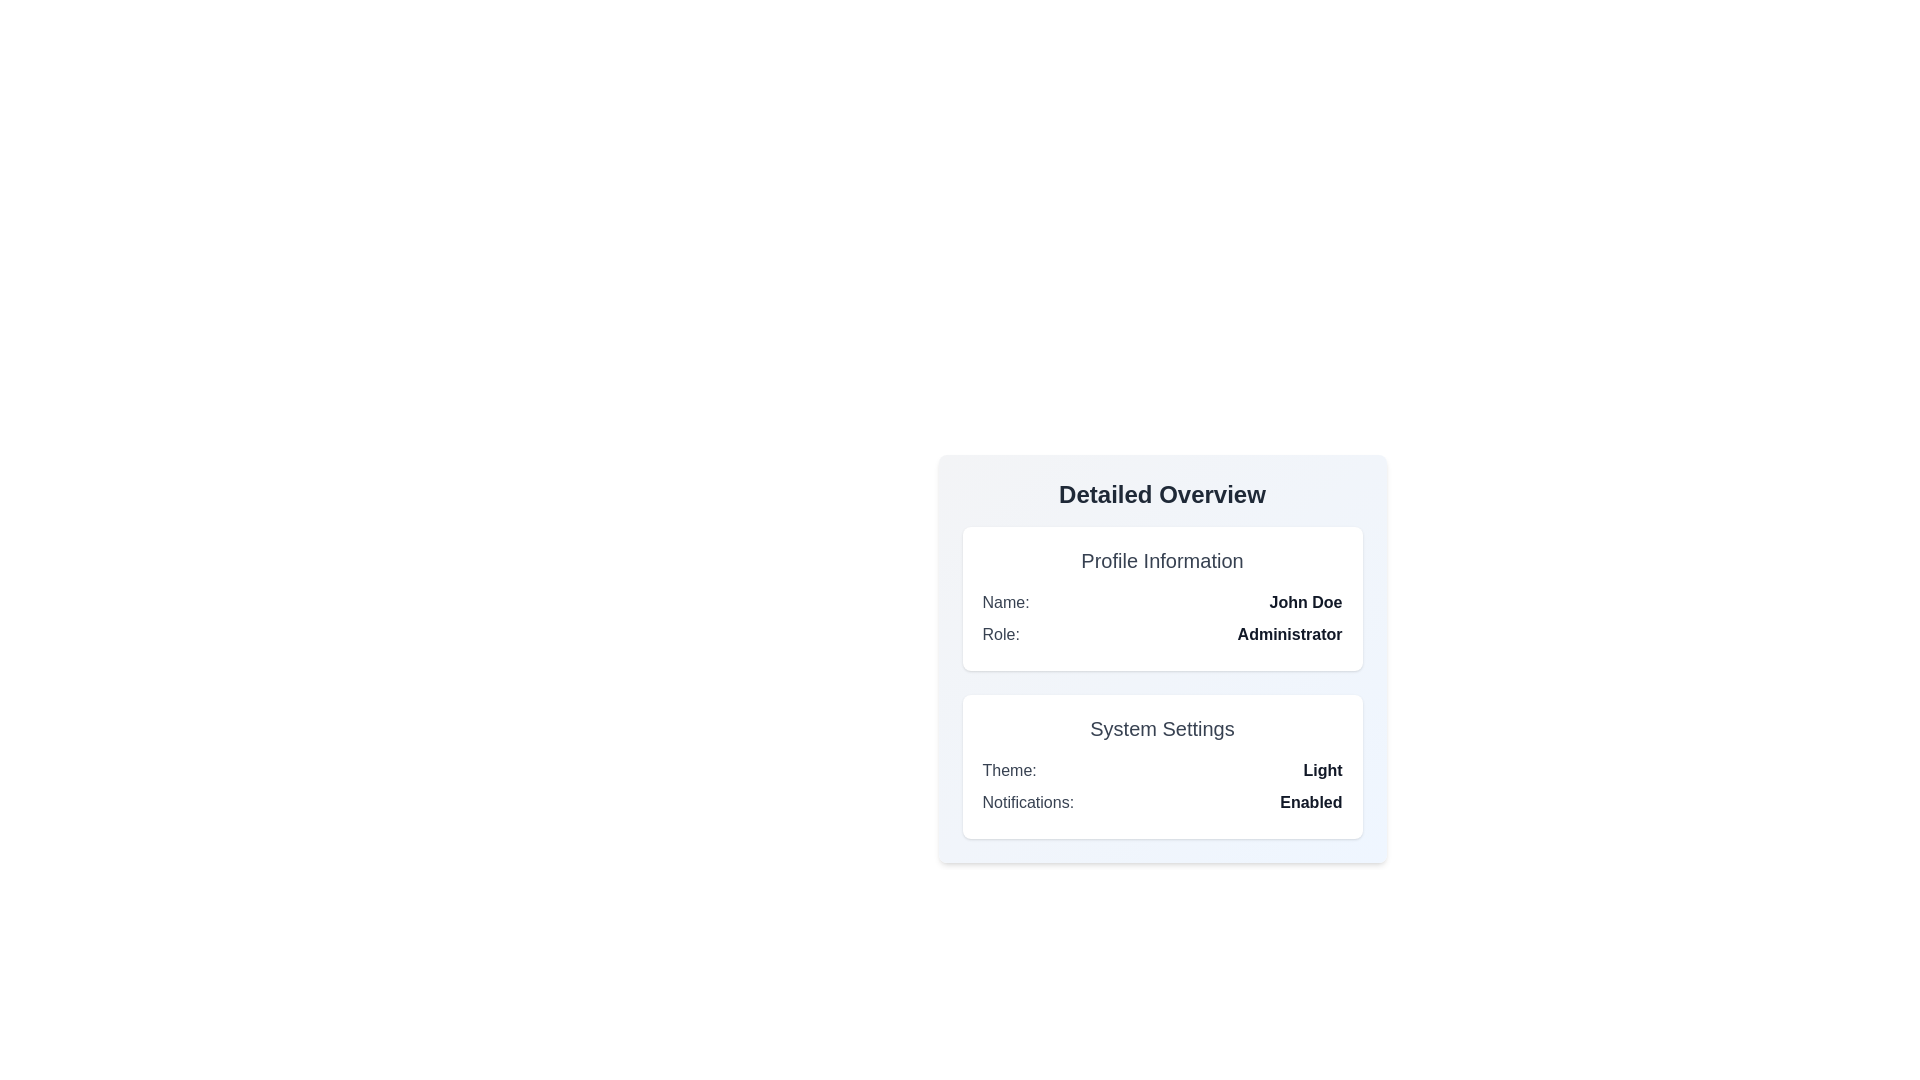 The image size is (1920, 1080). Describe the element at coordinates (1311, 801) in the screenshot. I see `the static text label displaying 'Enabled', which is located within the settings section under 'Notifications:' in a light-themed interface` at that location.